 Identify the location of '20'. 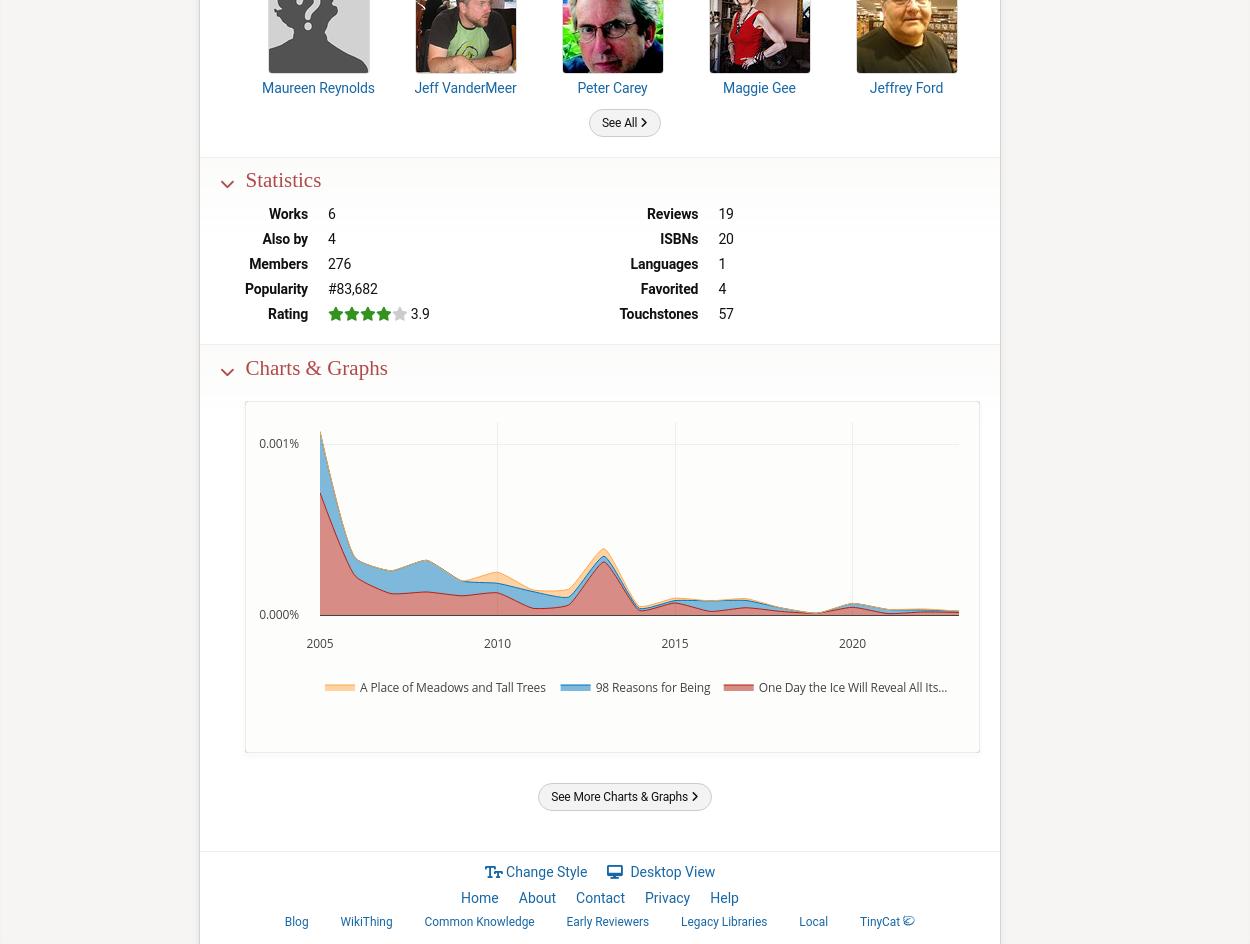
(724, 239).